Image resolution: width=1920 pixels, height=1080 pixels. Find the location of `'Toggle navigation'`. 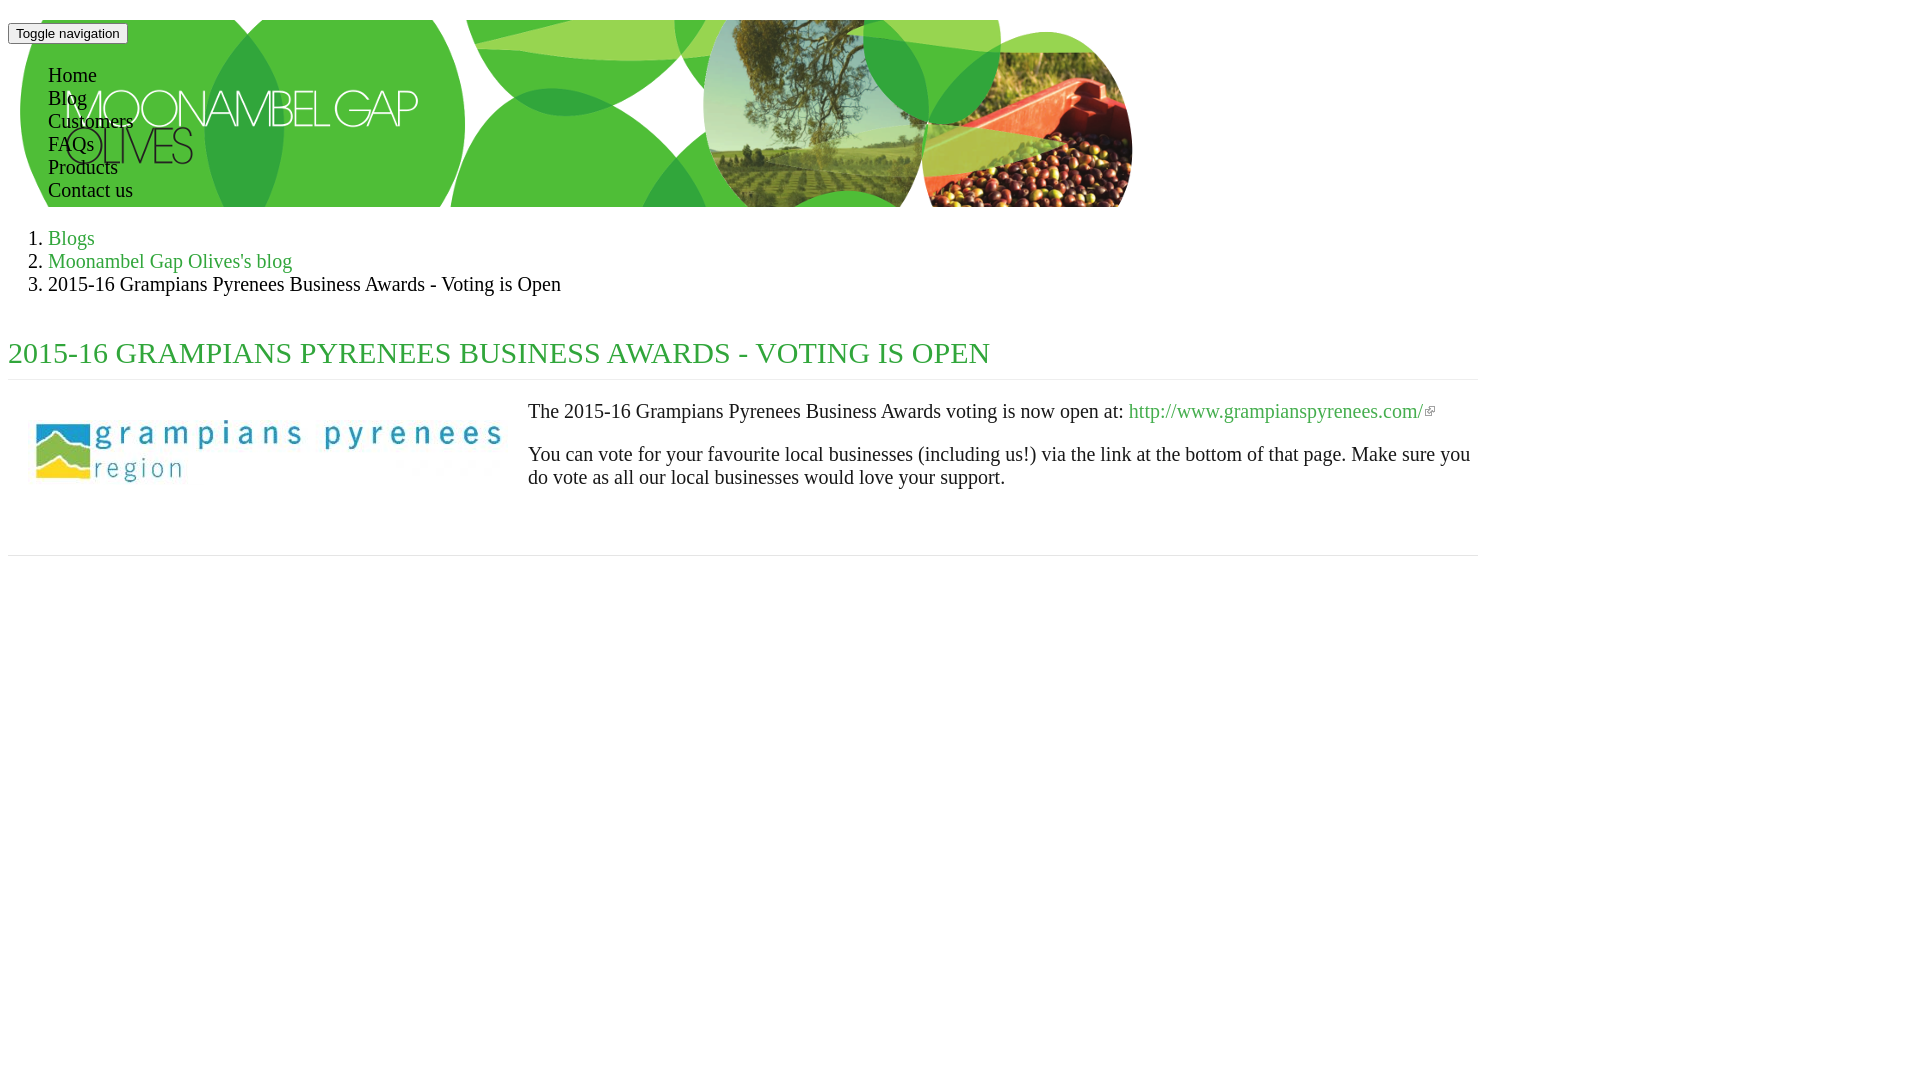

'Toggle navigation' is located at coordinates (8, 33).